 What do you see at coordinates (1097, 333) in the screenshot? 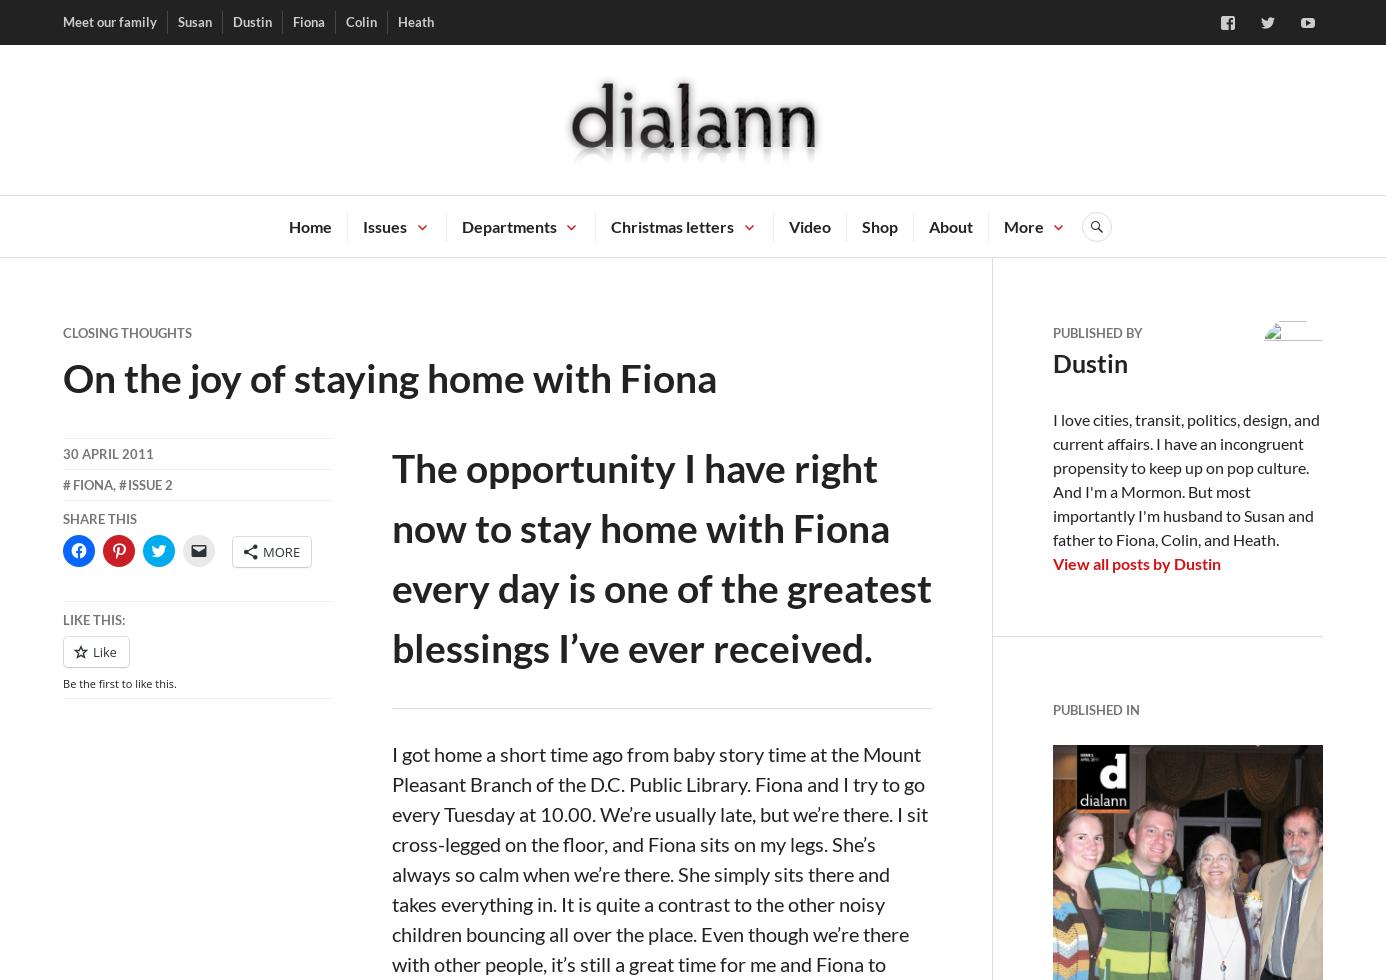
I see `'Published by'` at bounding box center [1097, 333].